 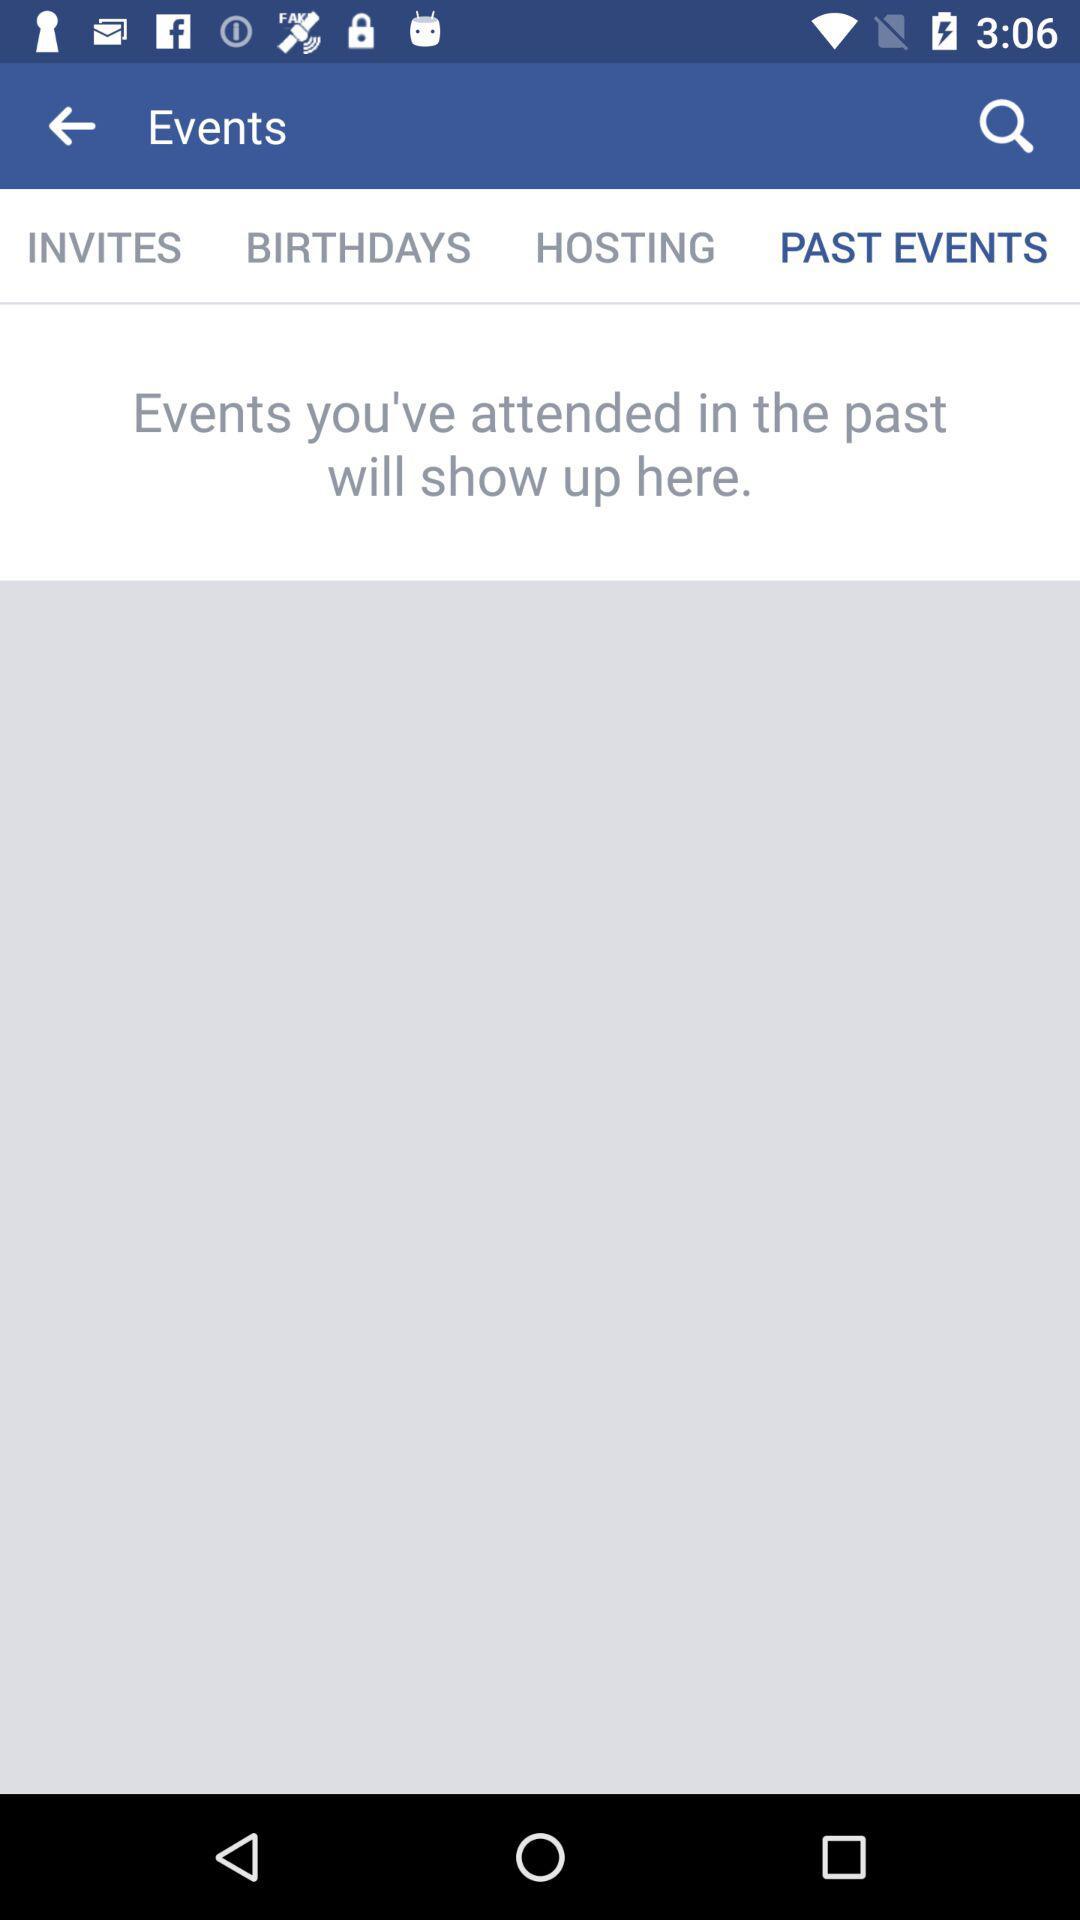 I want to click on item next to the past events icon, so click(x=624, y=245).